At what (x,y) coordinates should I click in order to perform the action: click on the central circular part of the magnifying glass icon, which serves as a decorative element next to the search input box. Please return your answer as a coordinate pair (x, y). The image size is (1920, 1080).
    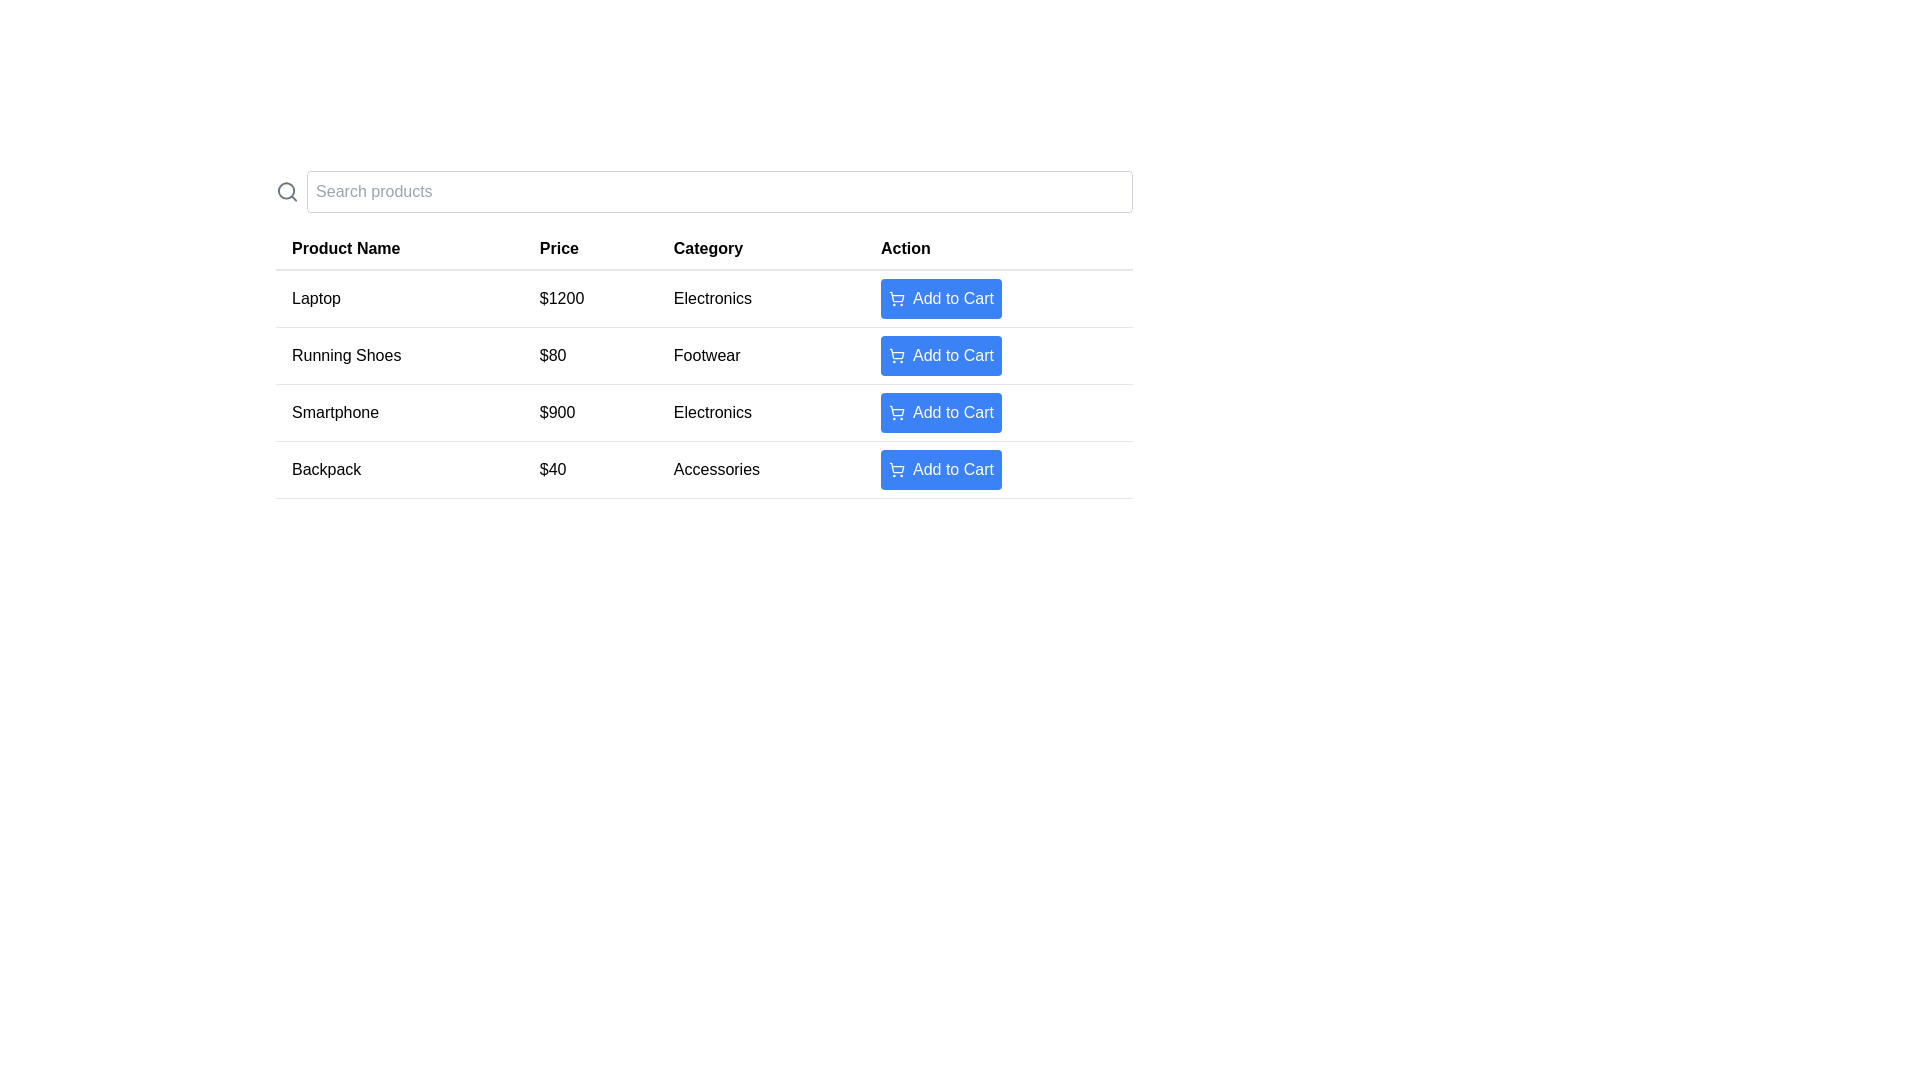
    Looking at the image, I should click on (285, 191).